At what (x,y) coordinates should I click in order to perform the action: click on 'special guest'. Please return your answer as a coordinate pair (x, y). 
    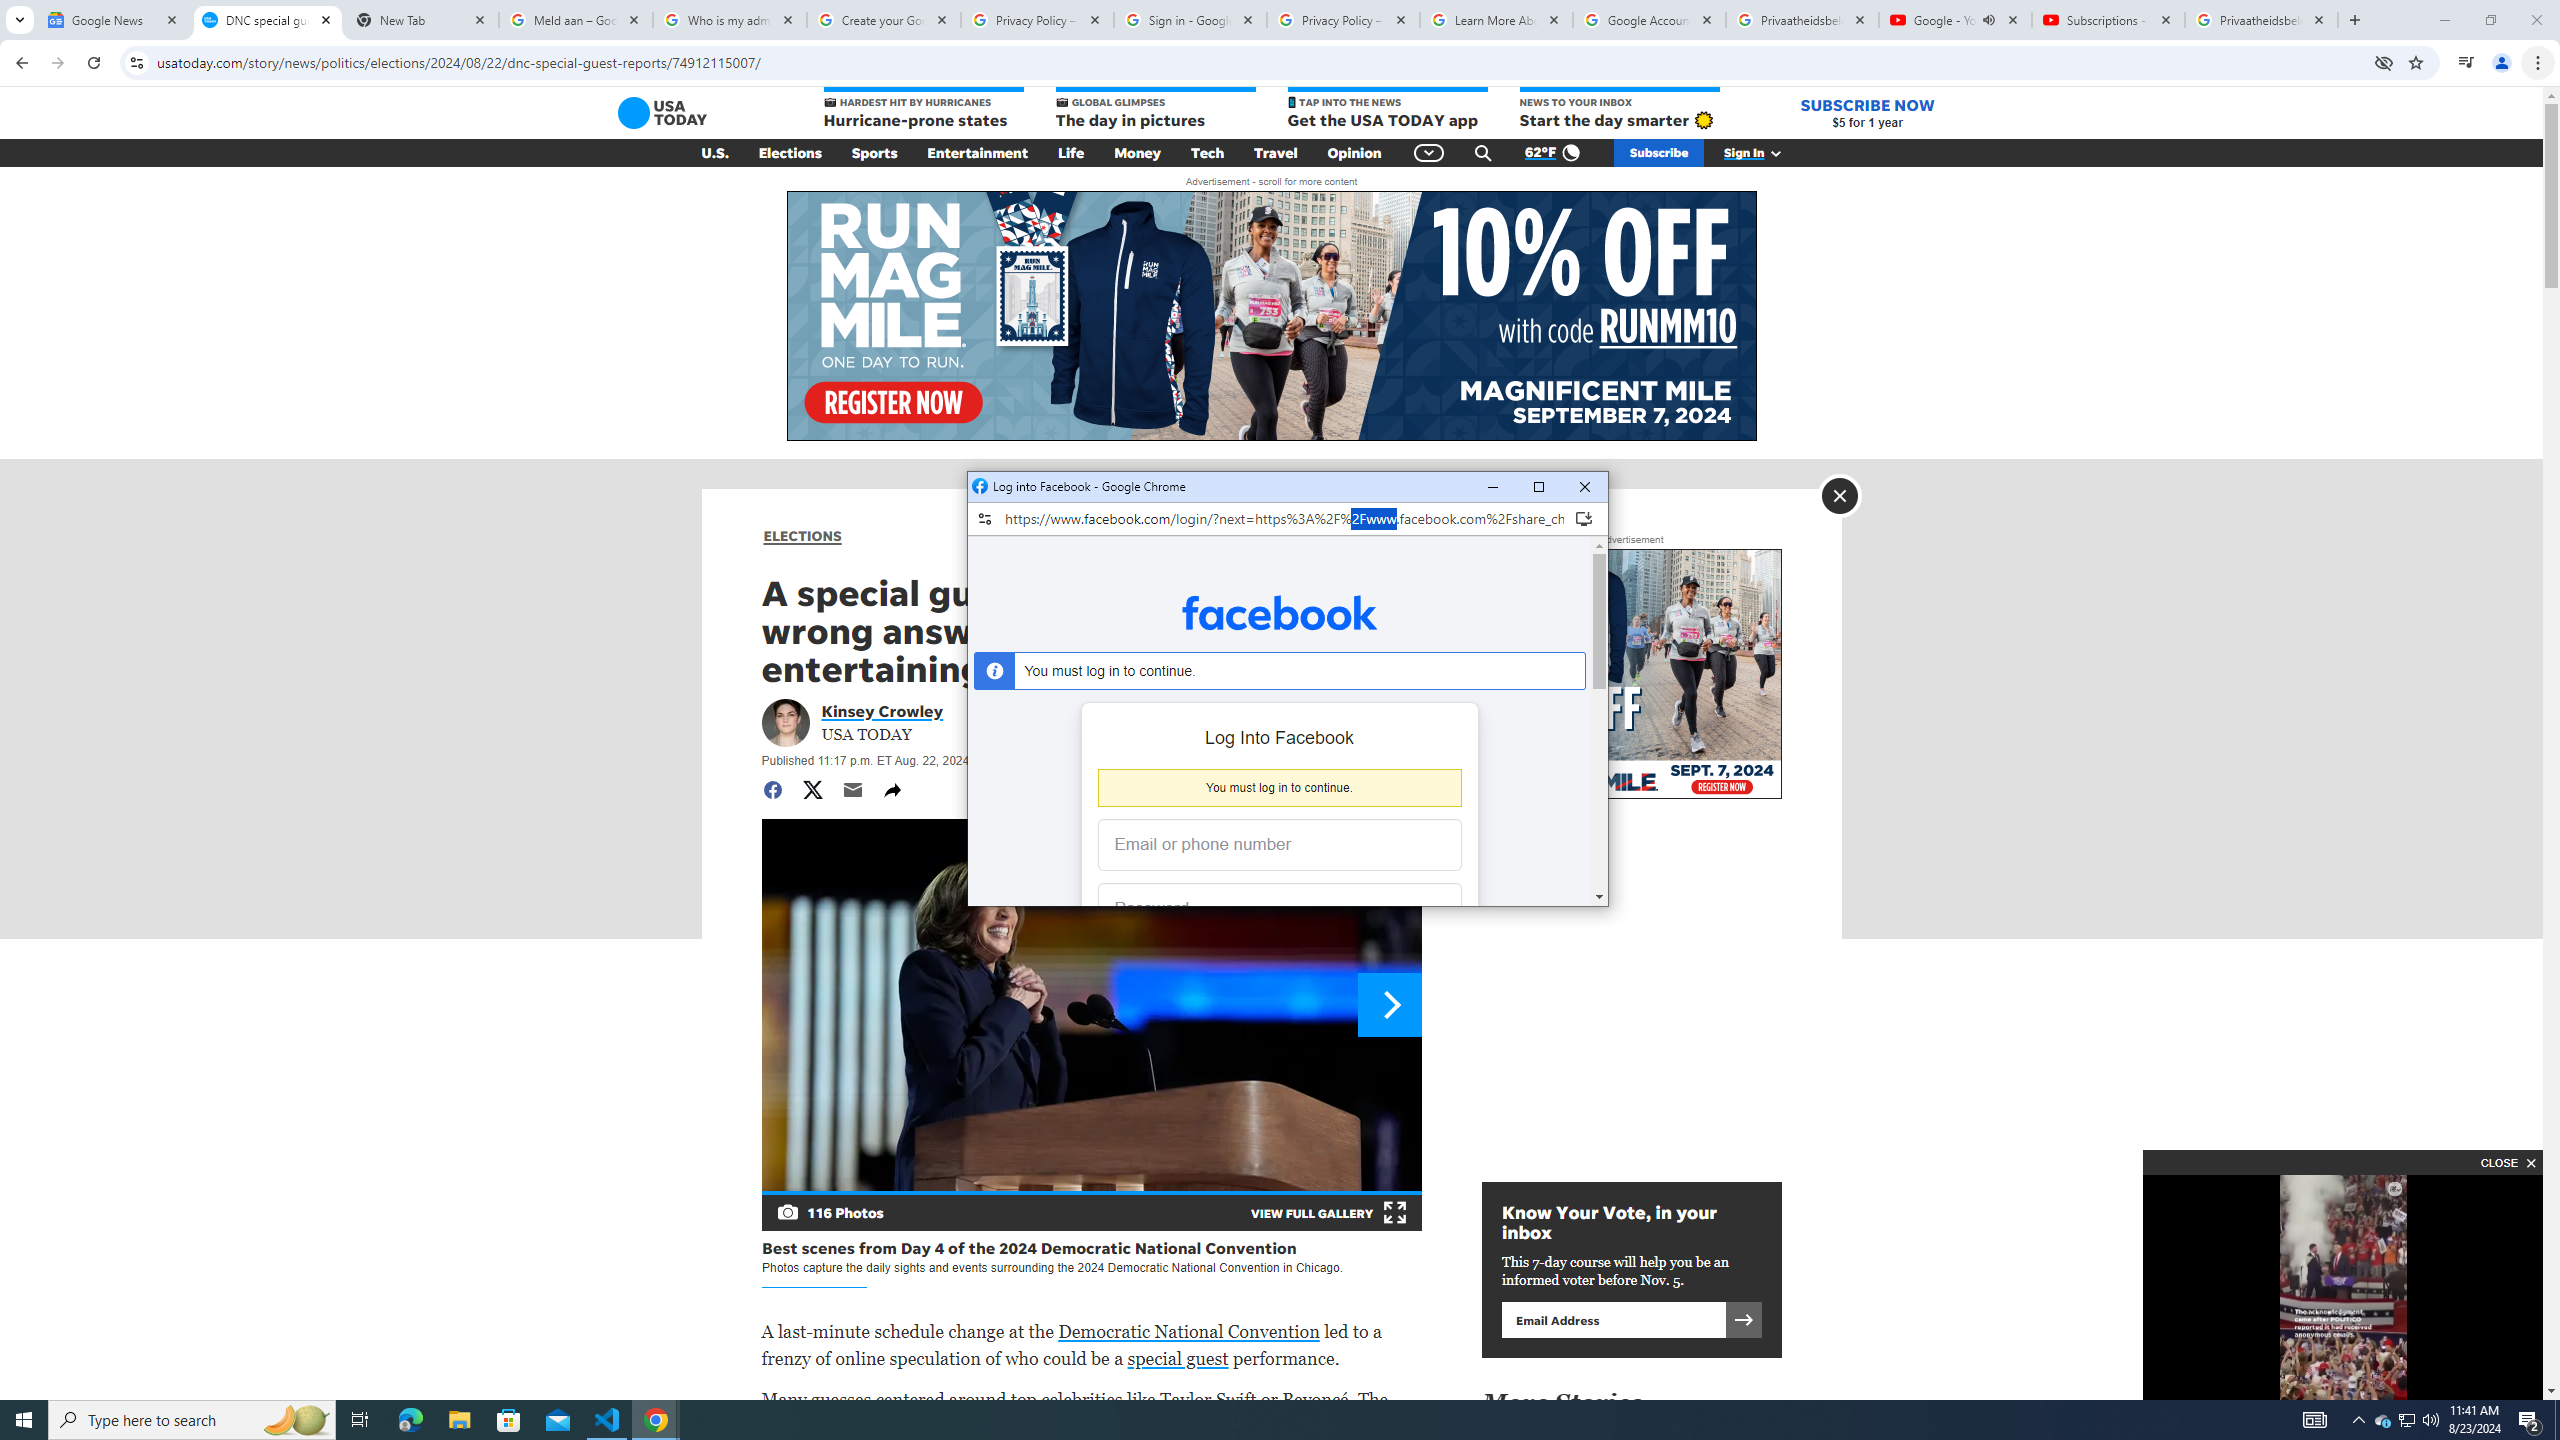
    Looking at the image, I should click on (1177, 1357).